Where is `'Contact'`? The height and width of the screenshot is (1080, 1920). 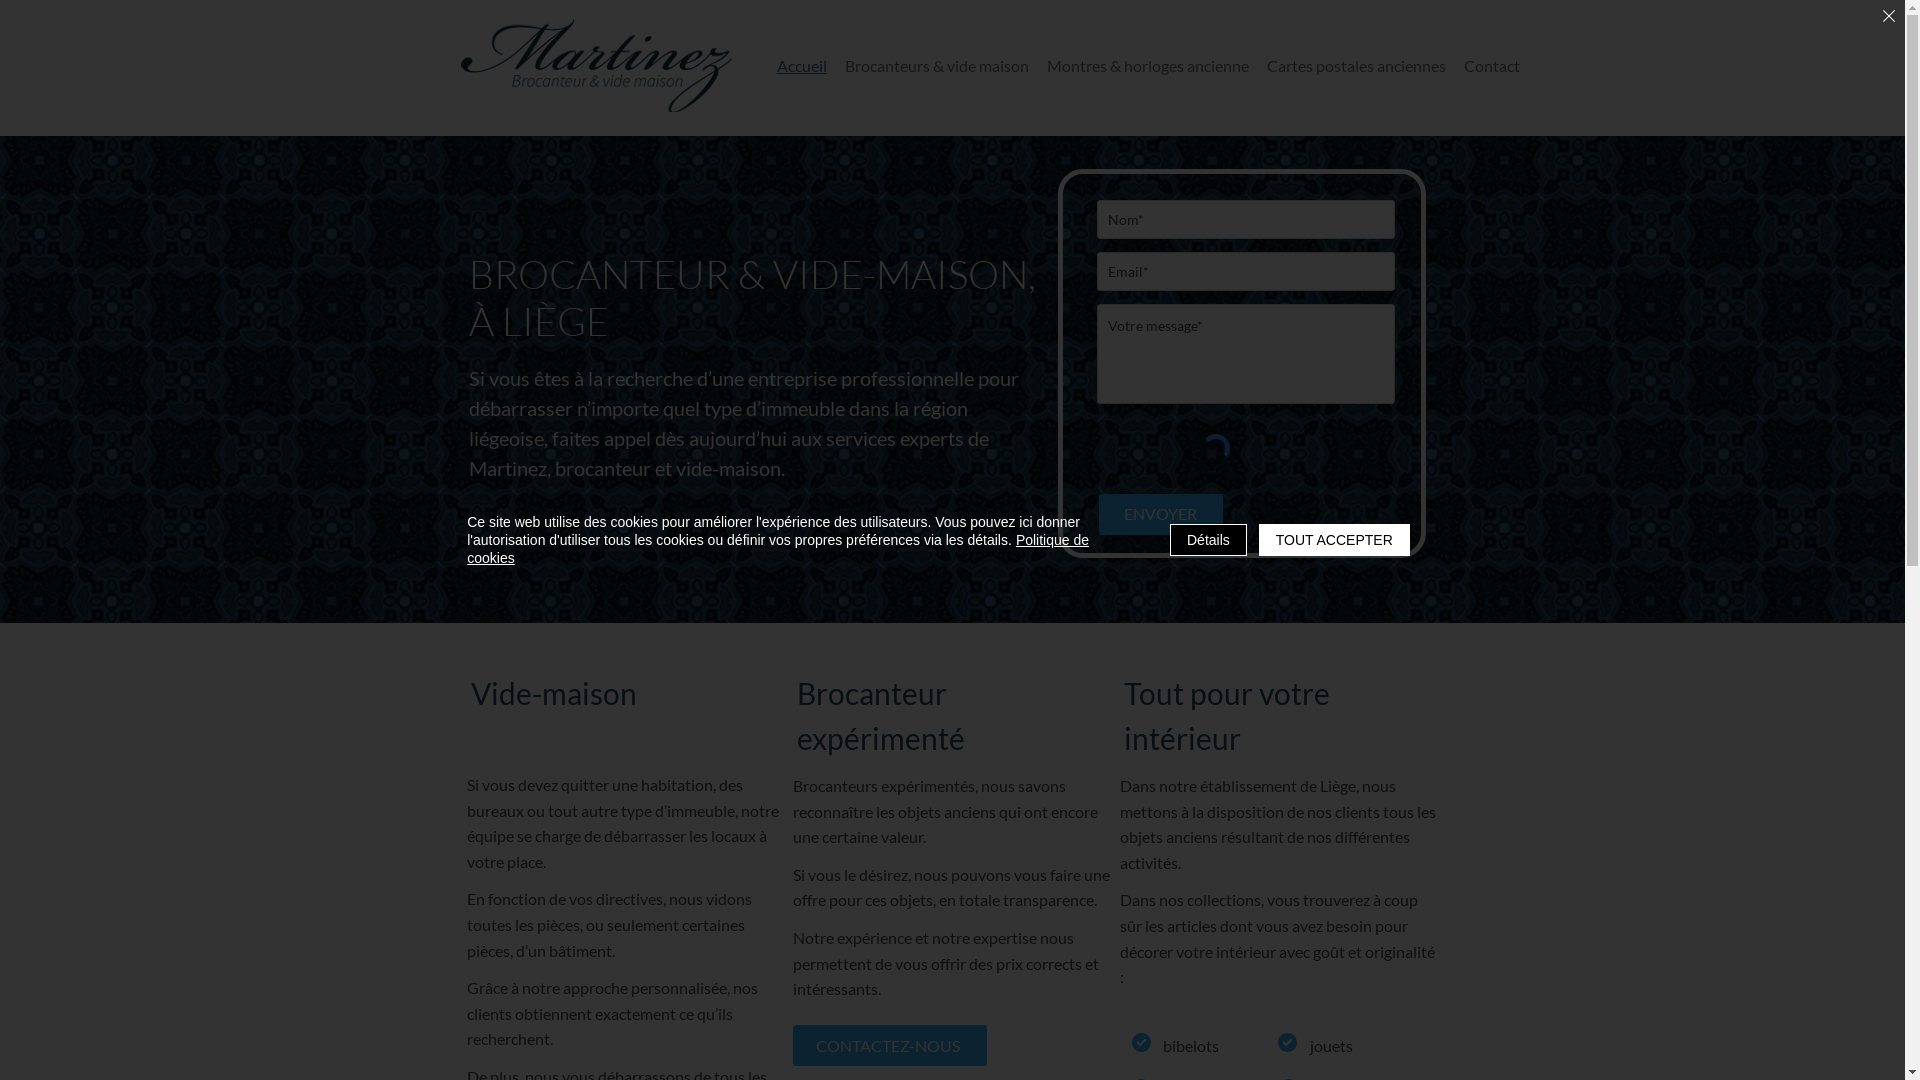
'Contact' is located at coordinates (1492, 64).